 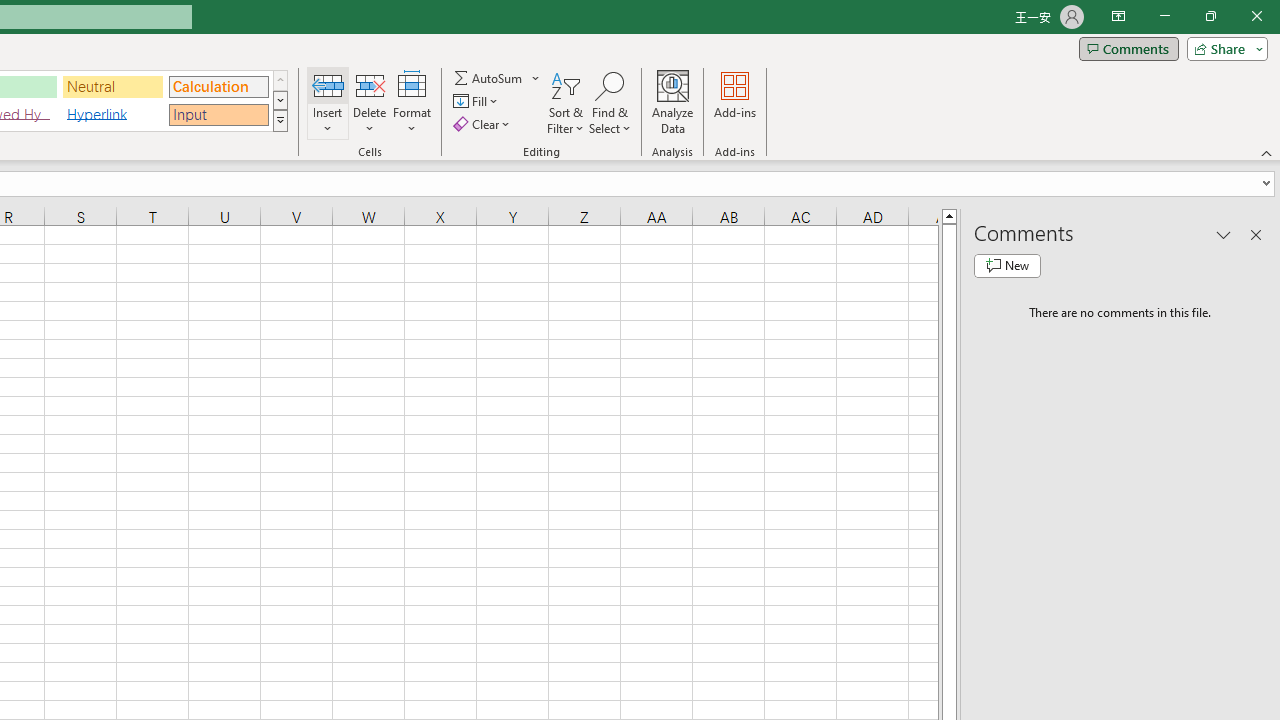 I want to click on 'New comment', so click(x=1007, y=265).